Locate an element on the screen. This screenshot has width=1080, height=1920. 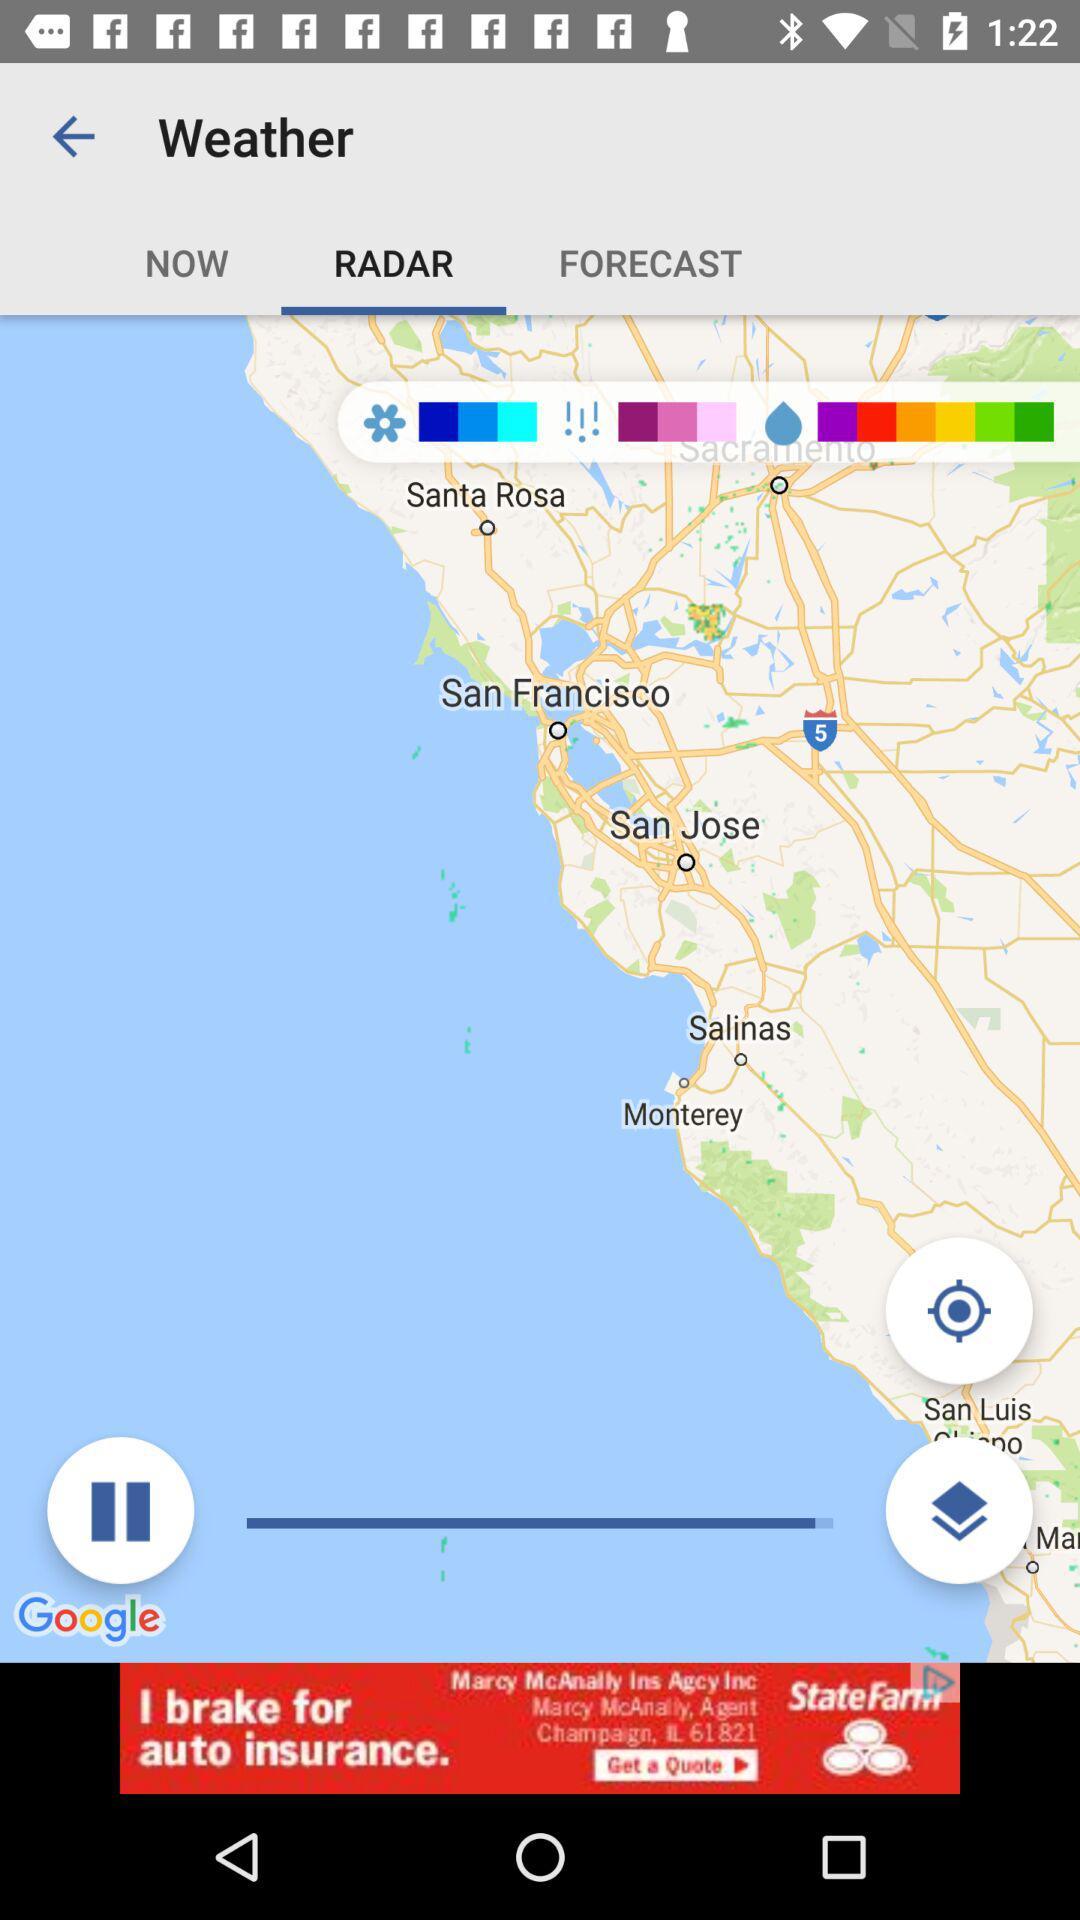
visit advertiser is located at coordinates (540, 1727).